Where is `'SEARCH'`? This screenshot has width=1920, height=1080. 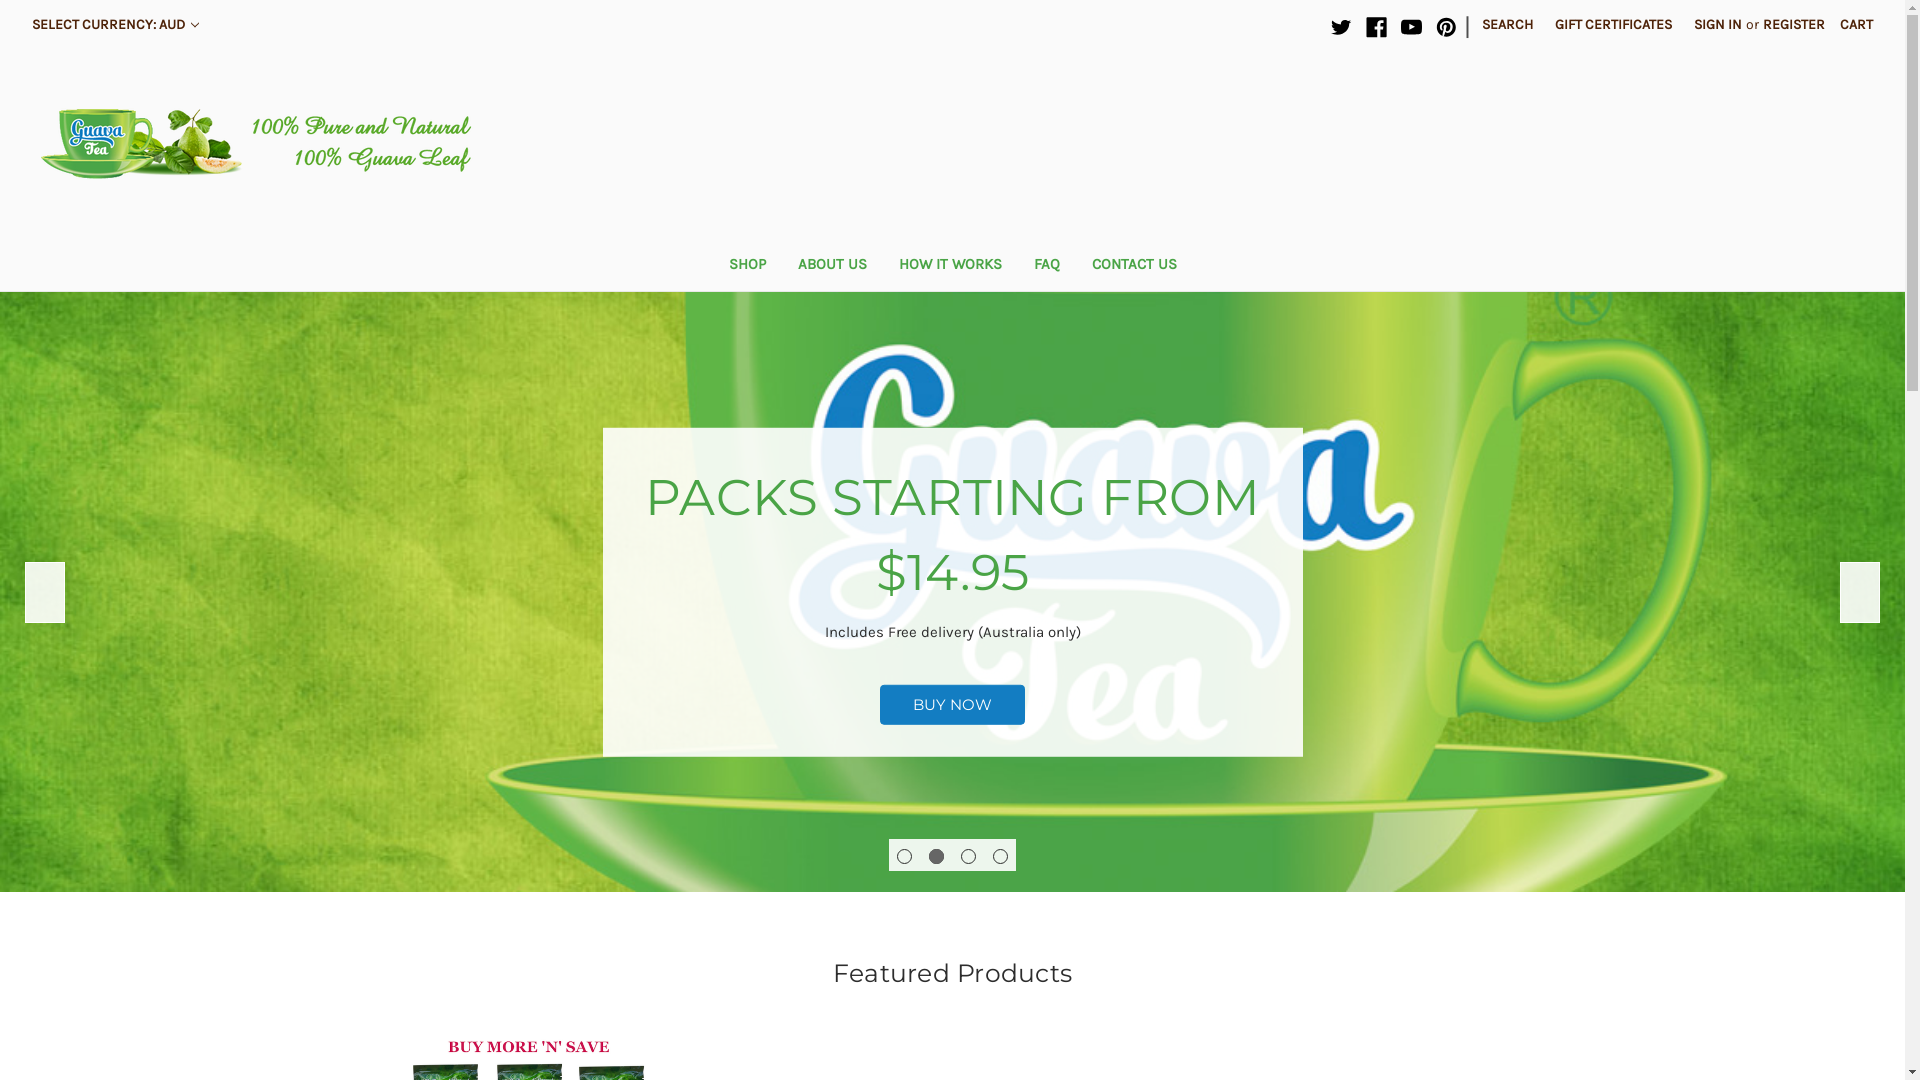
'SEARCH' is located at coordinates (1507, 24).